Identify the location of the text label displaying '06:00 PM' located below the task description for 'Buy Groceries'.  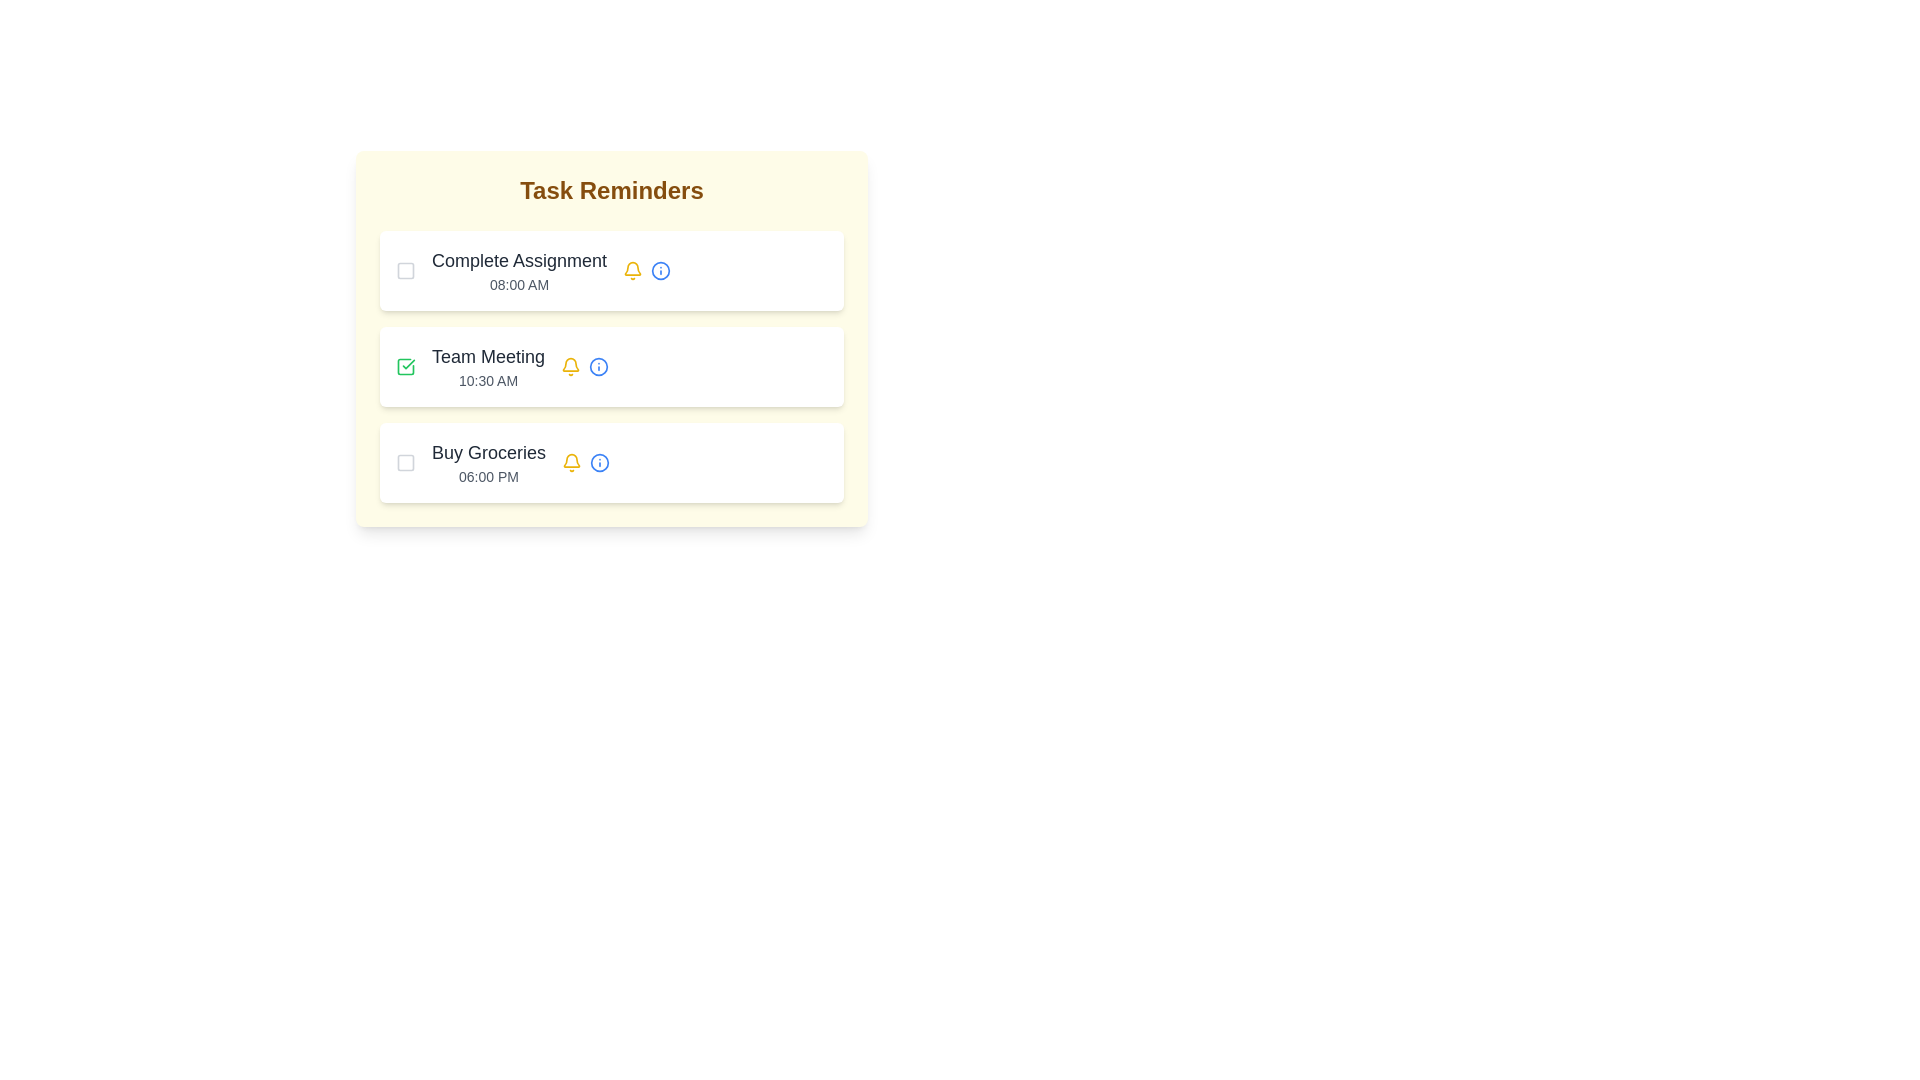
(489, 477).